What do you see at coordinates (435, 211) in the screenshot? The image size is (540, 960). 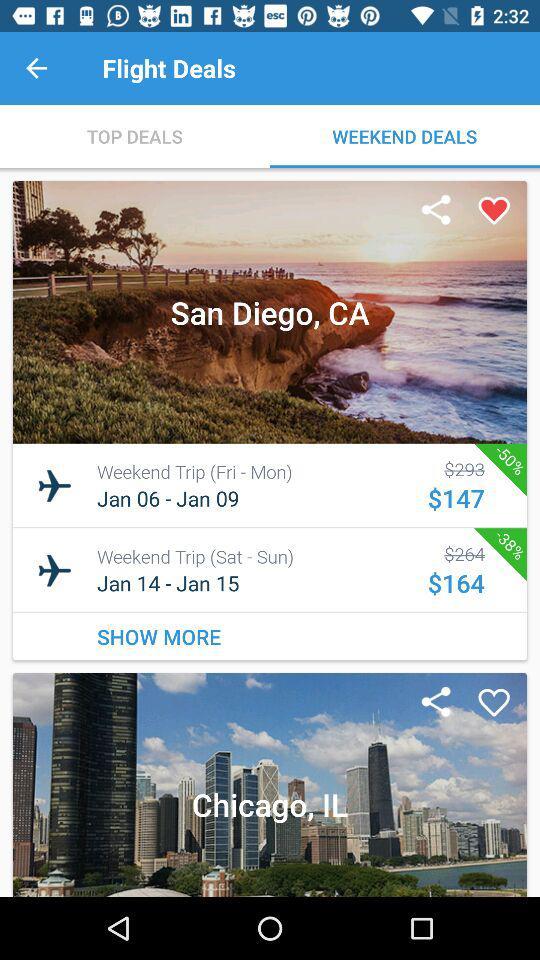 I see `the first icon in the first image which is at the top right` at bounding box center [435, 211].